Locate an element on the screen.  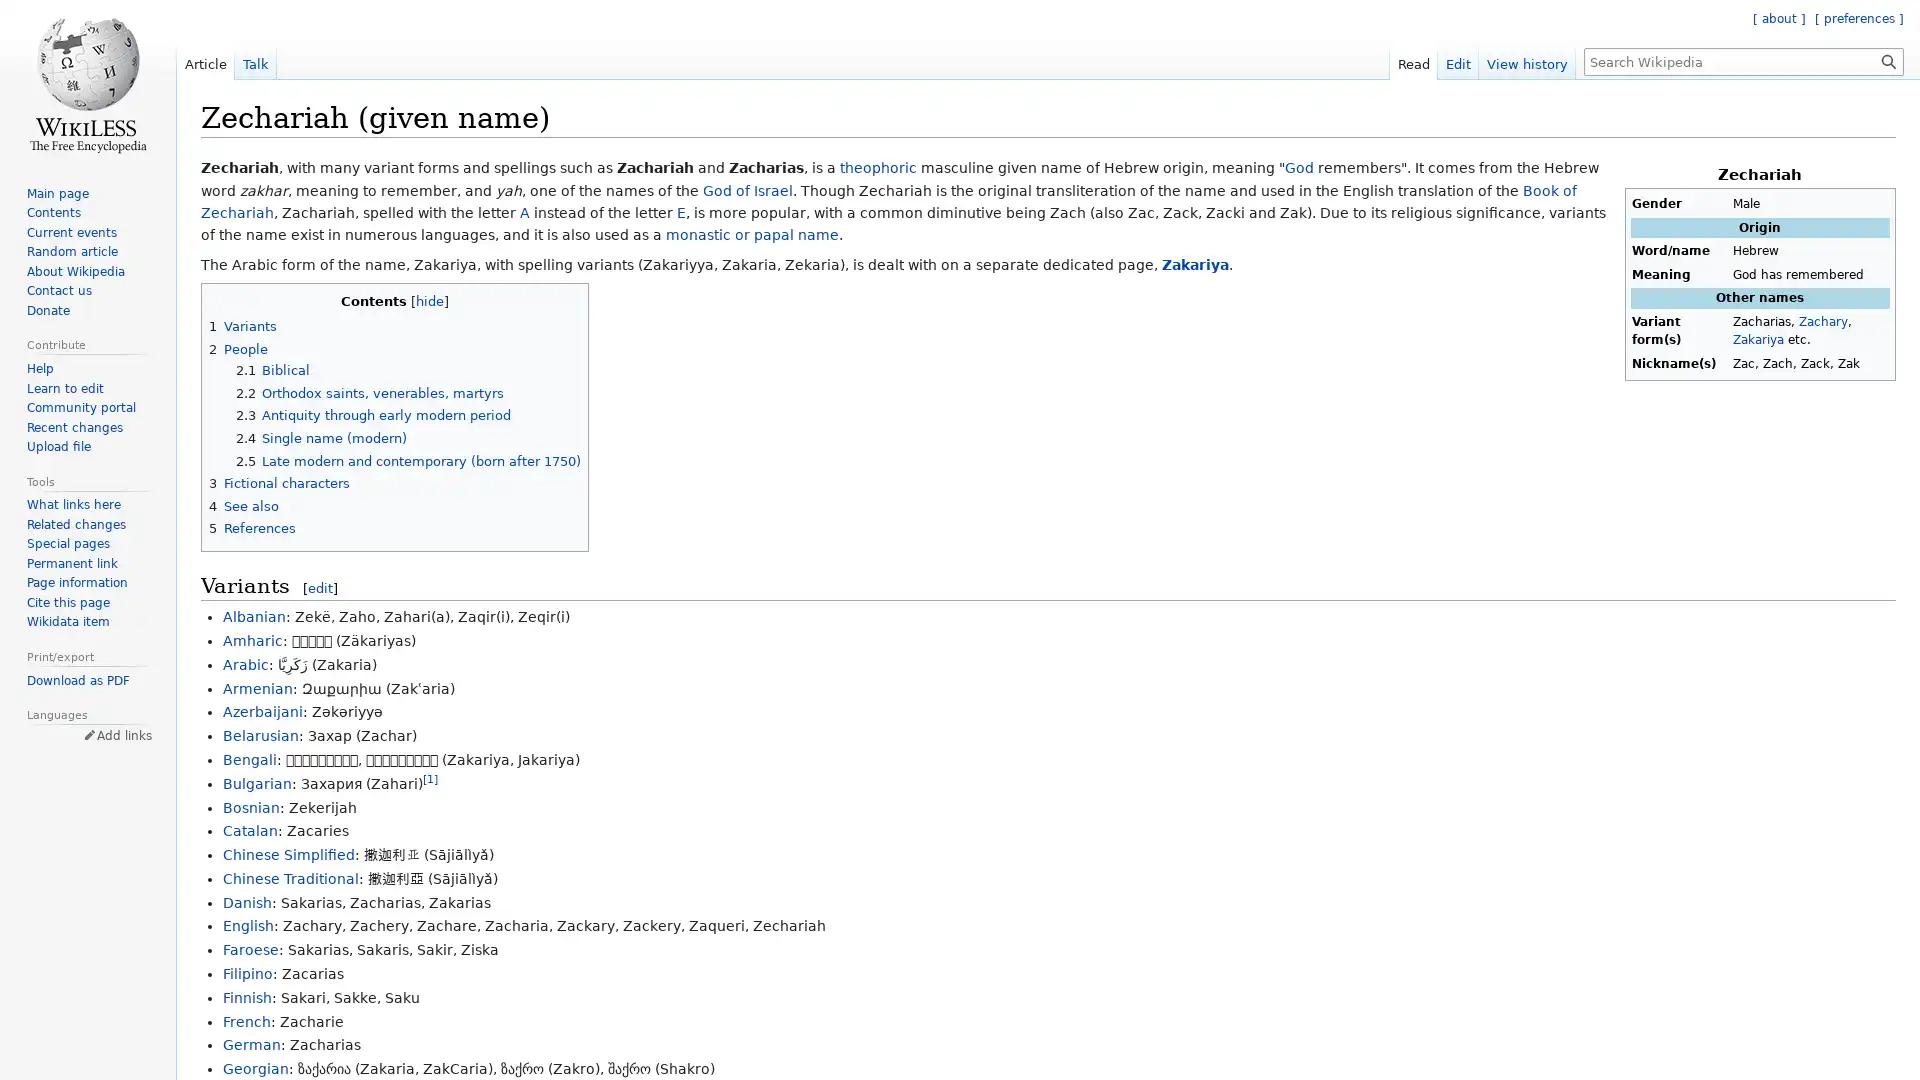
Go is located at coordinates (1888, 60).